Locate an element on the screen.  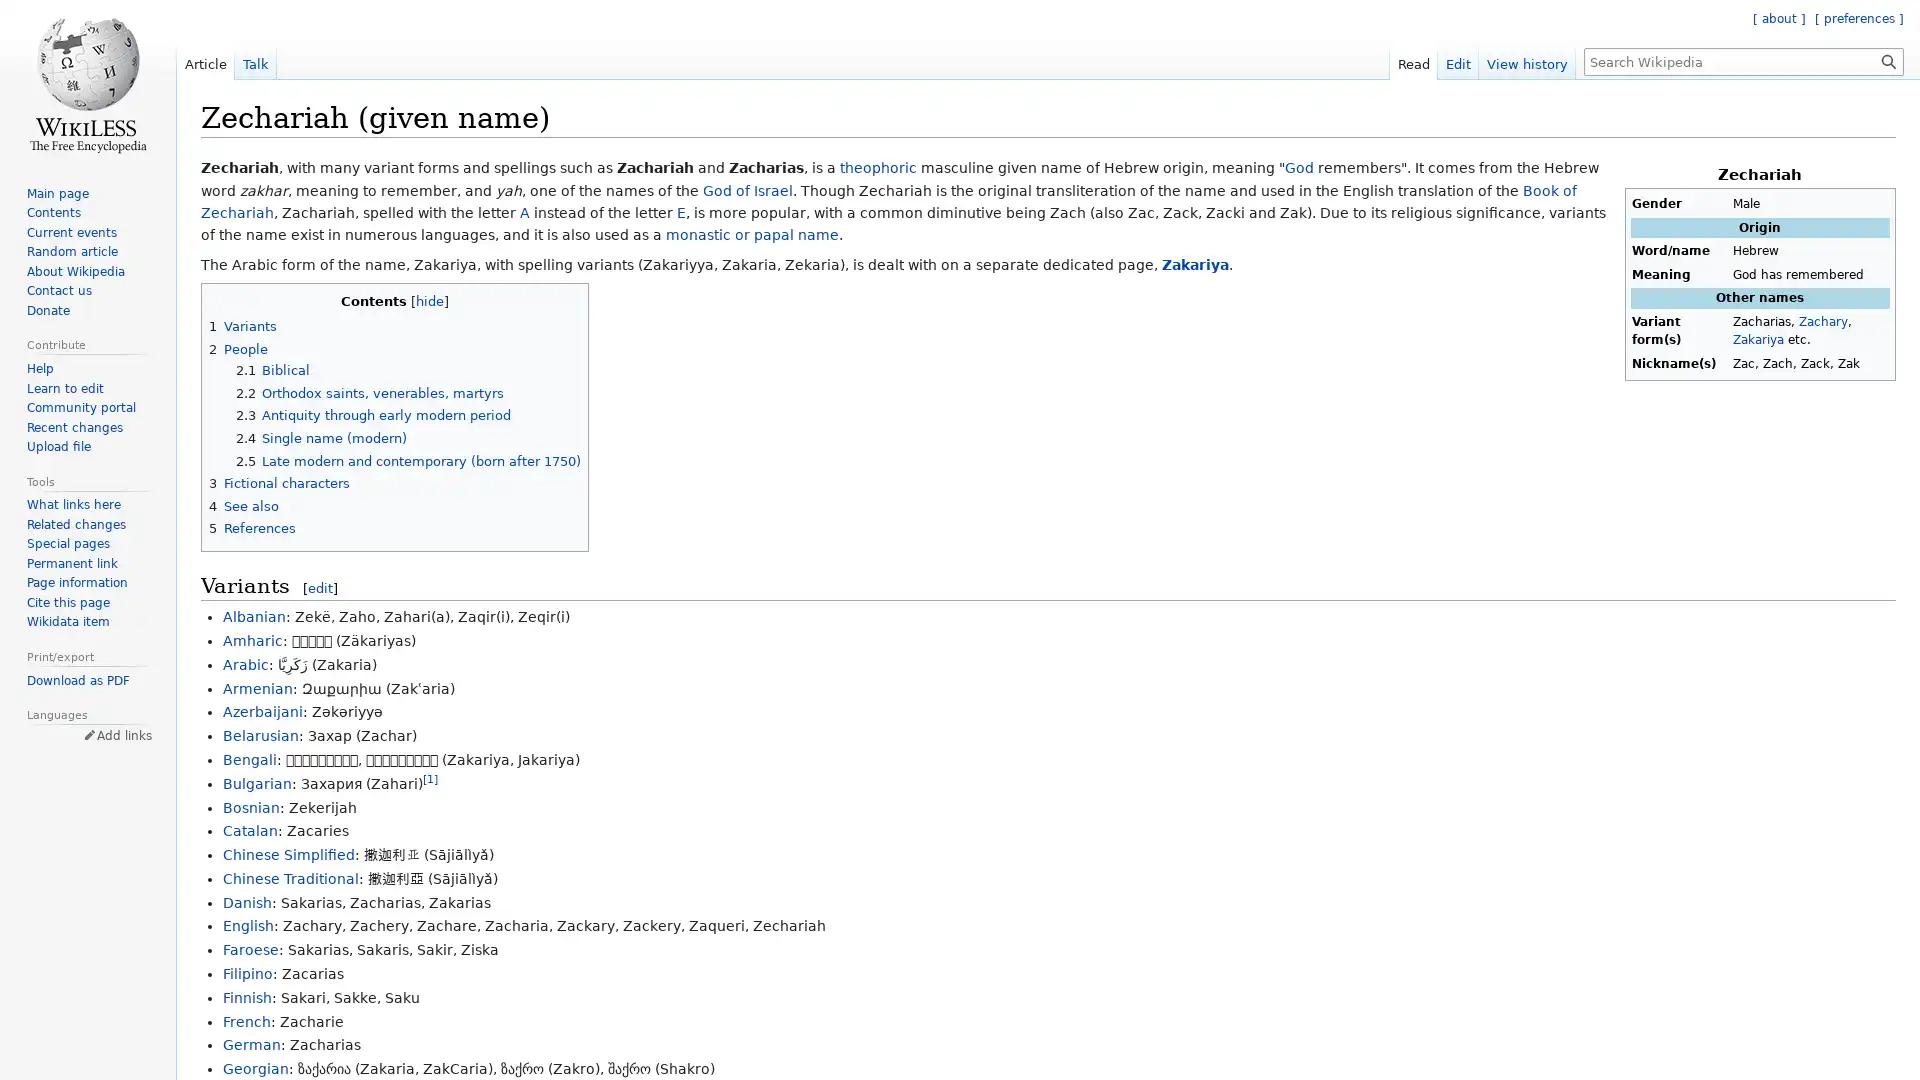
Go is located at coordinates (1888, 60).